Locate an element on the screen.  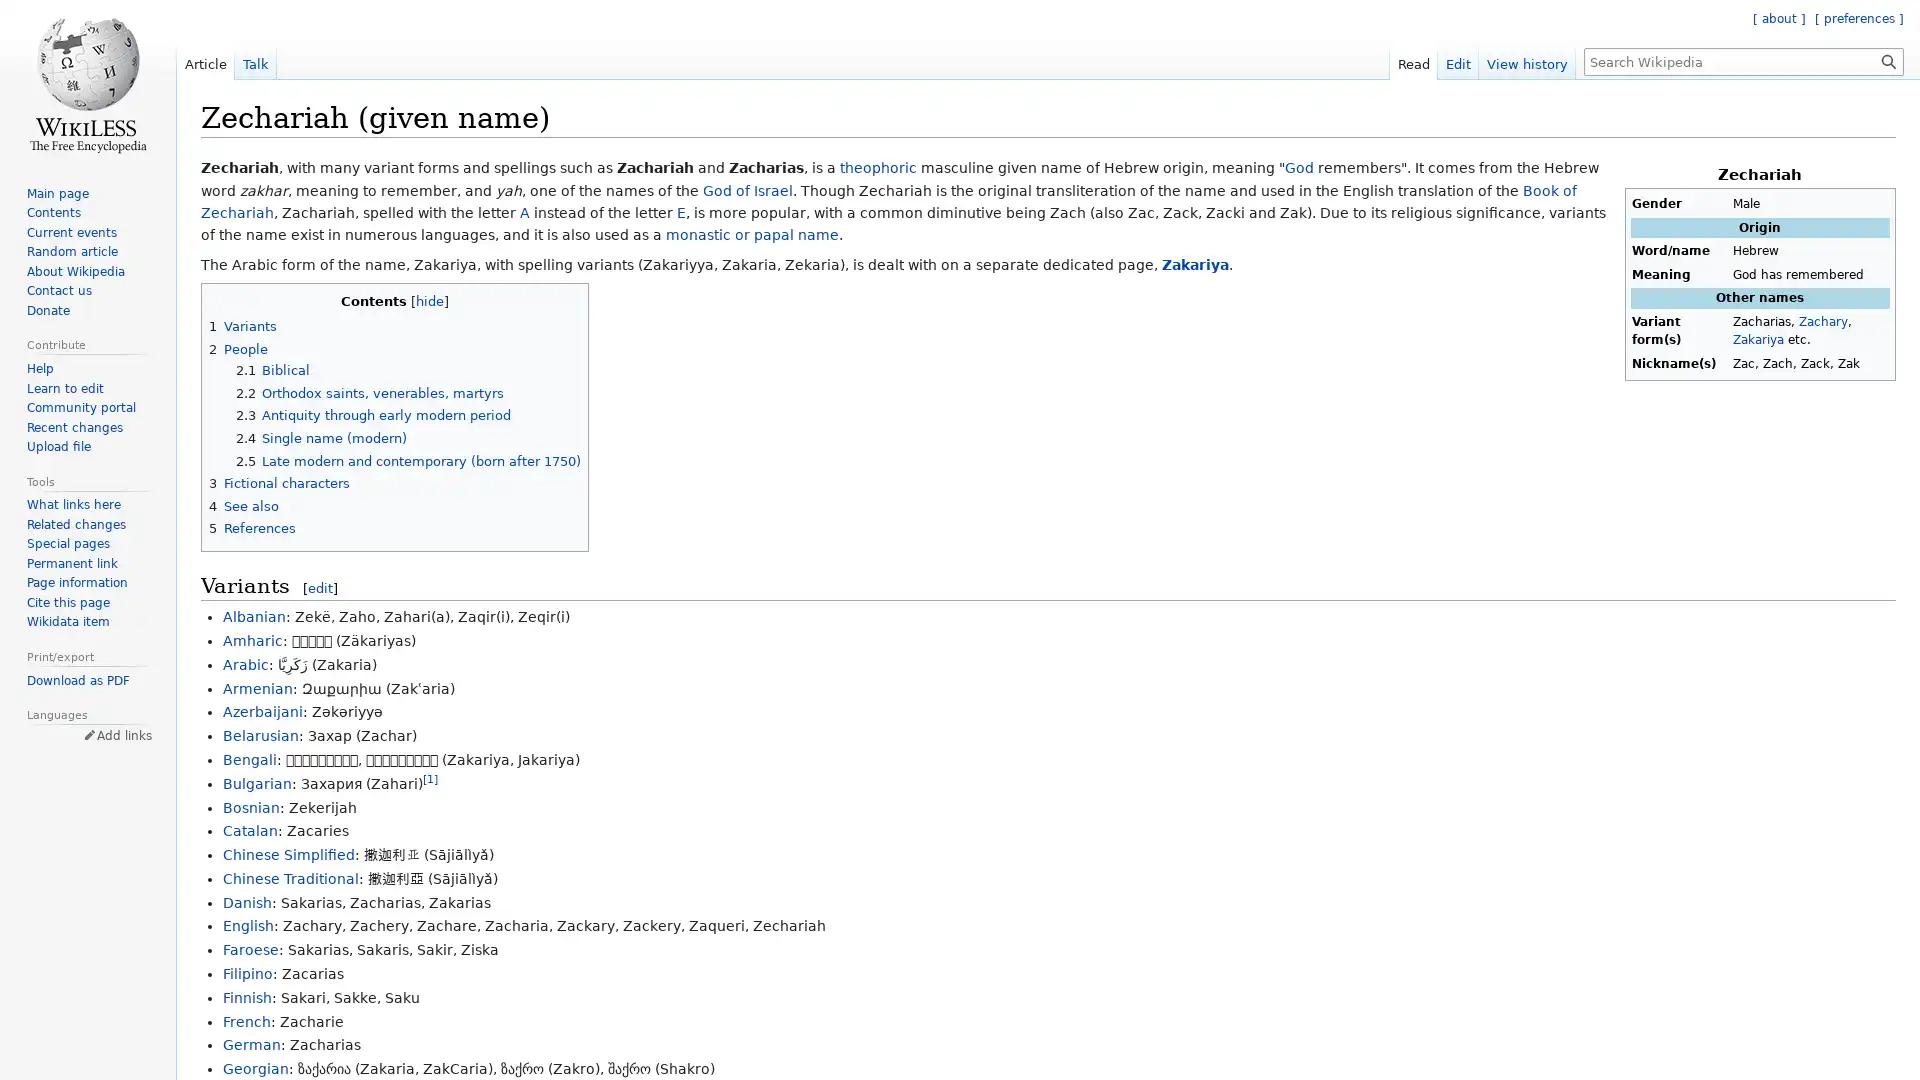
Go is located at coordinates (1888, 60).